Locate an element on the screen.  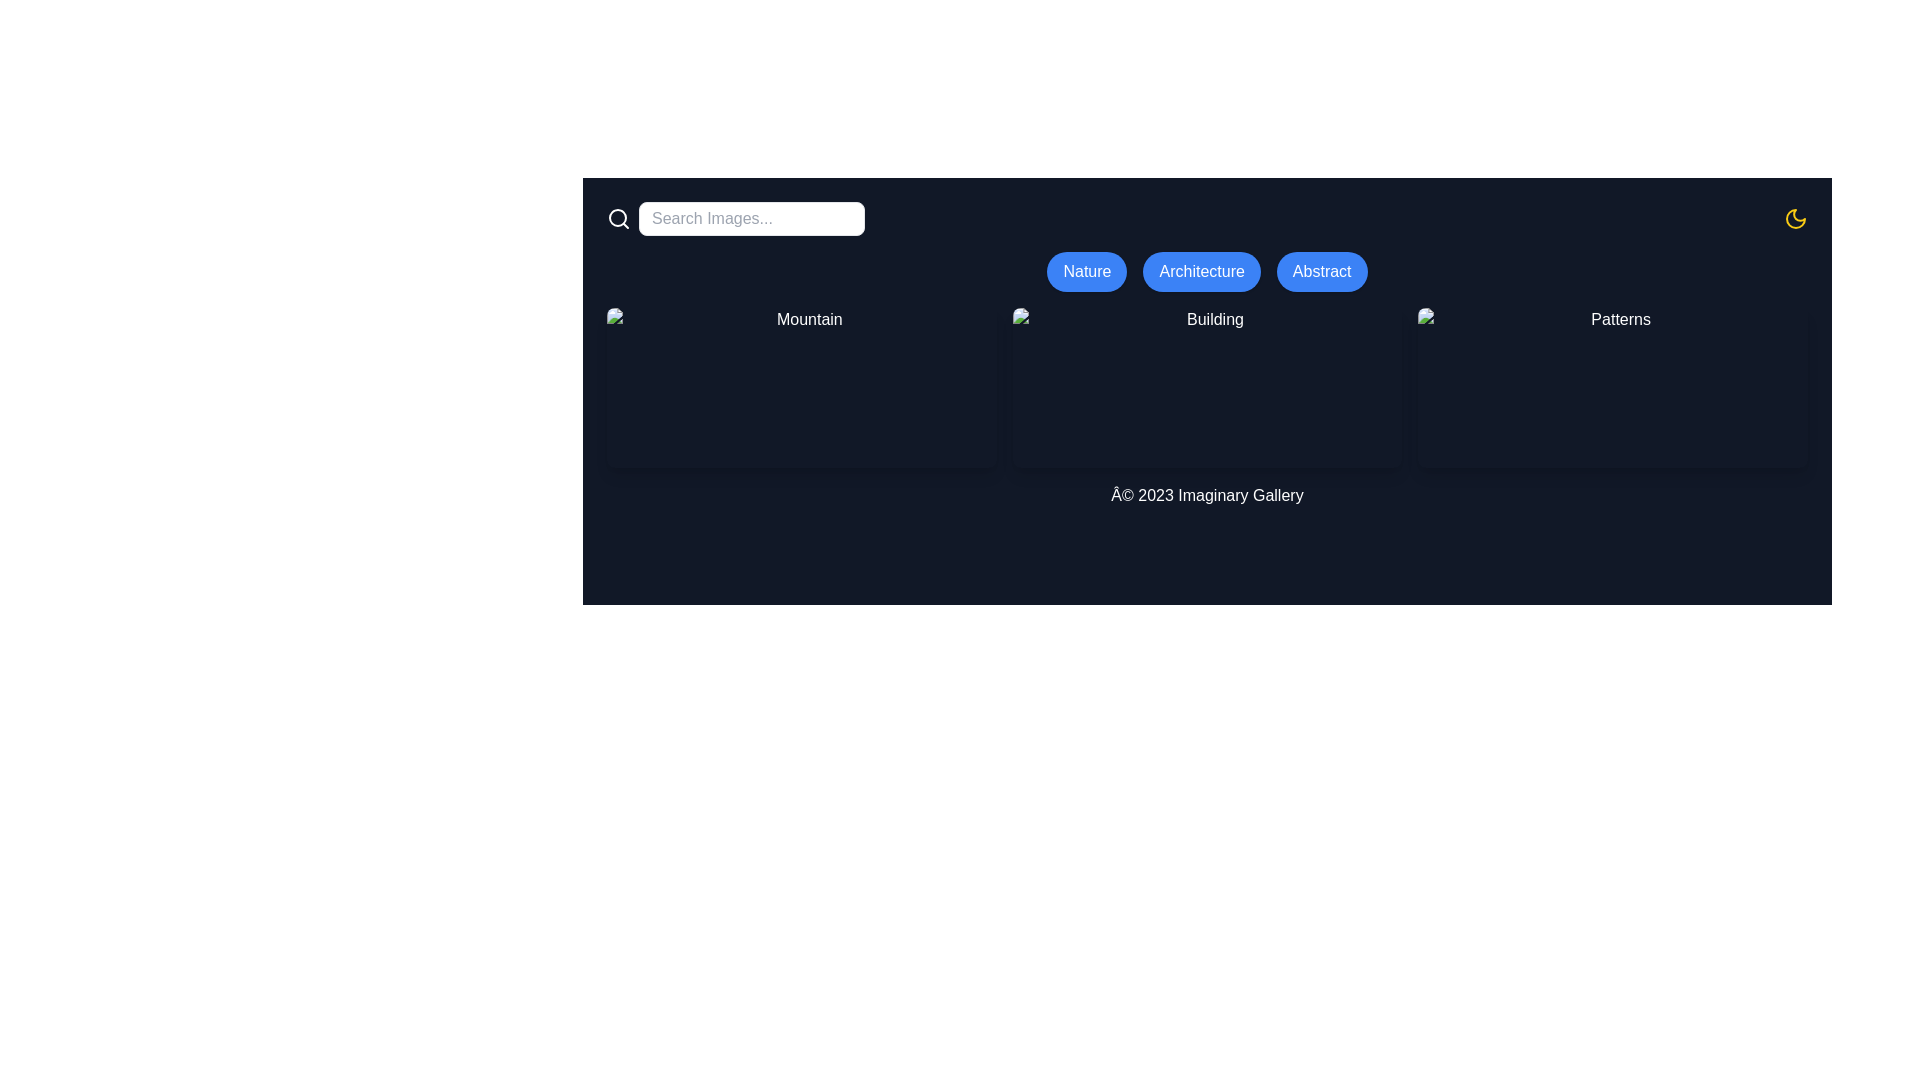
the search icon, which serves as a visual indicator for the search function is located at coordinates (618, 219).